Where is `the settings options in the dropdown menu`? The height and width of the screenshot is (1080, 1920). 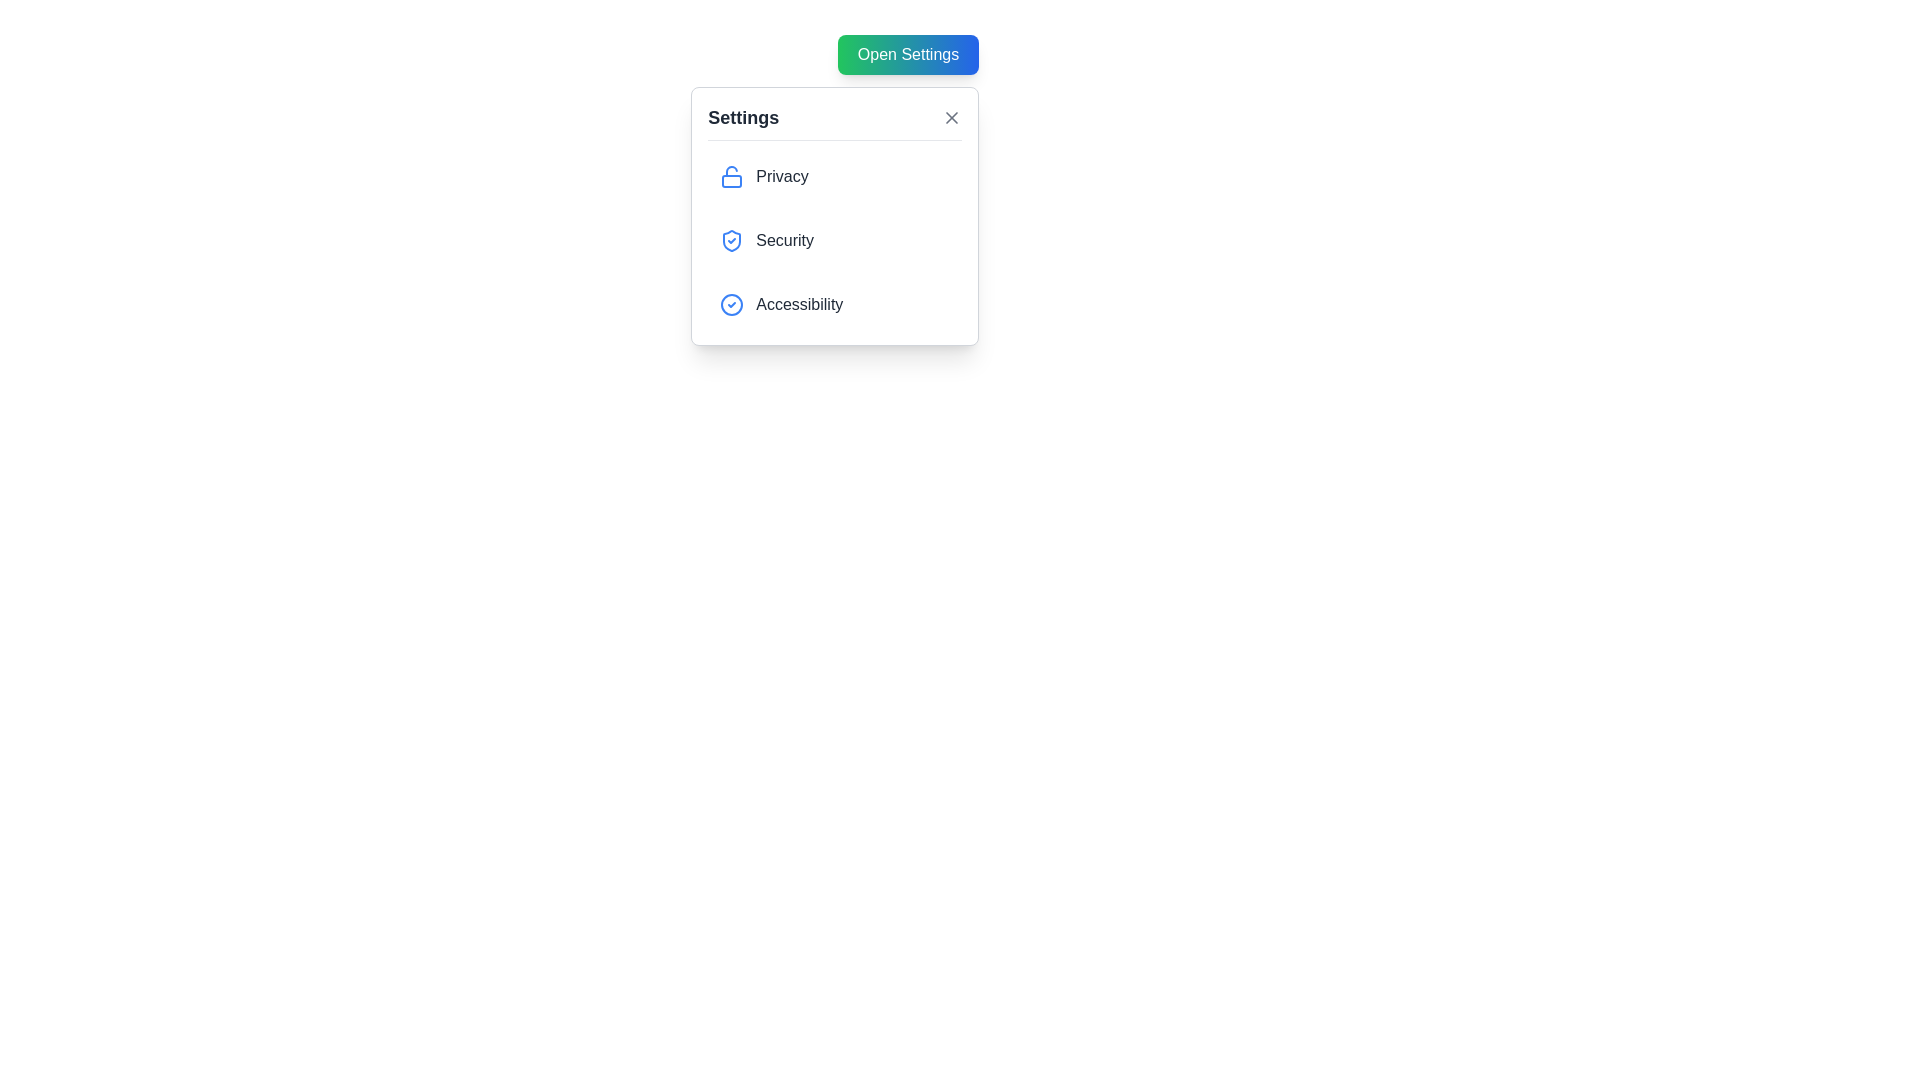
the settings options in the dropdown menu is located at coordinates (835, 239).